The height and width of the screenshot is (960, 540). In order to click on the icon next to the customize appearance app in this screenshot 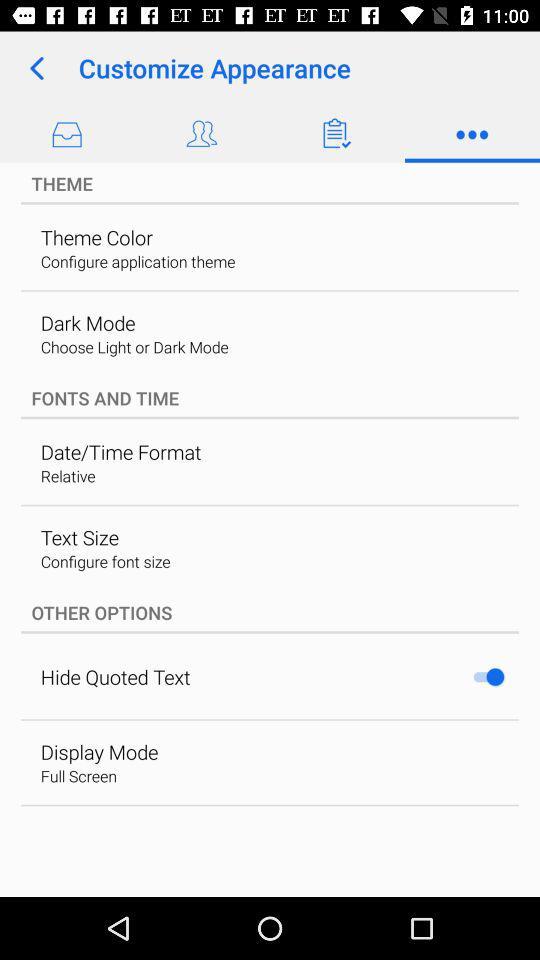, I will do `click(36, 68)`.